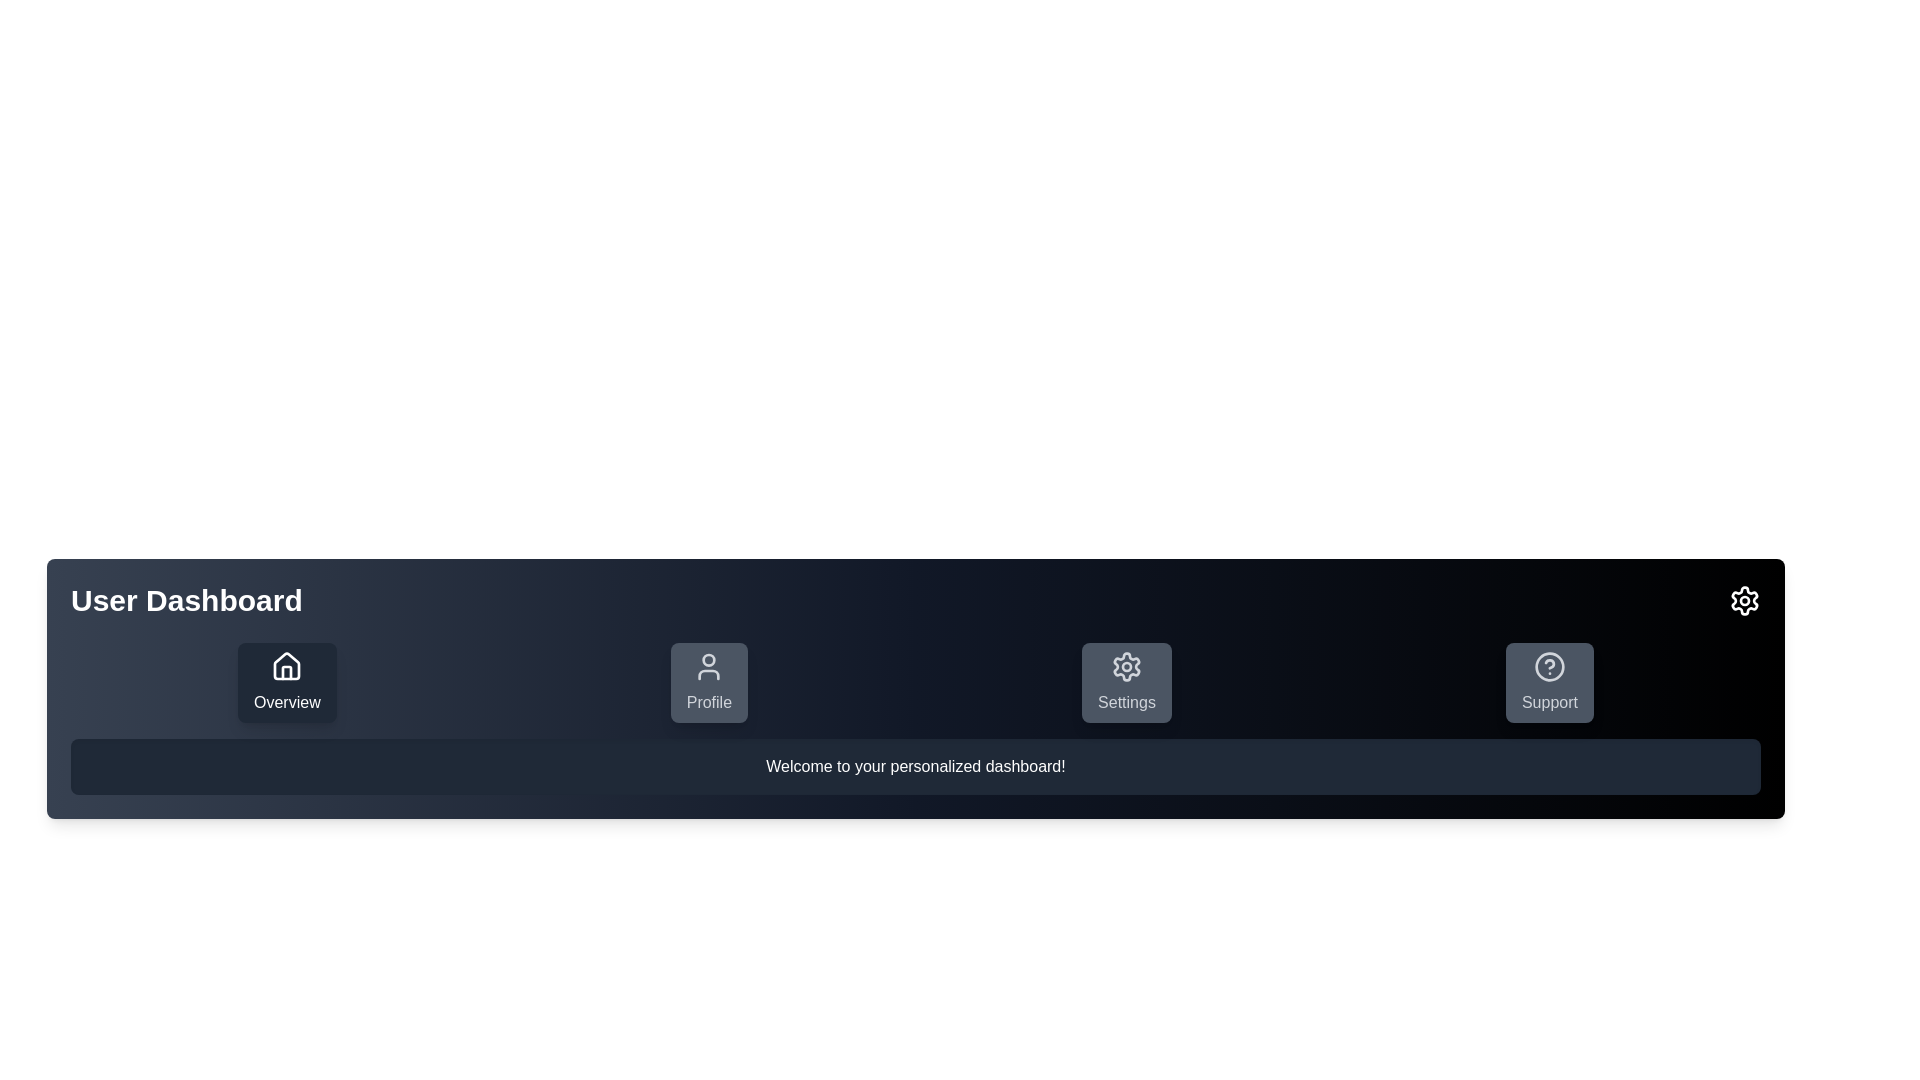 Image resolution: width=1920 pixels, height=1080 pixels. Describe the element at coordinates (1549, 681) in the screenshot. I see `the 'Support' navigation button located at the bottom center of the user interface` at that location.